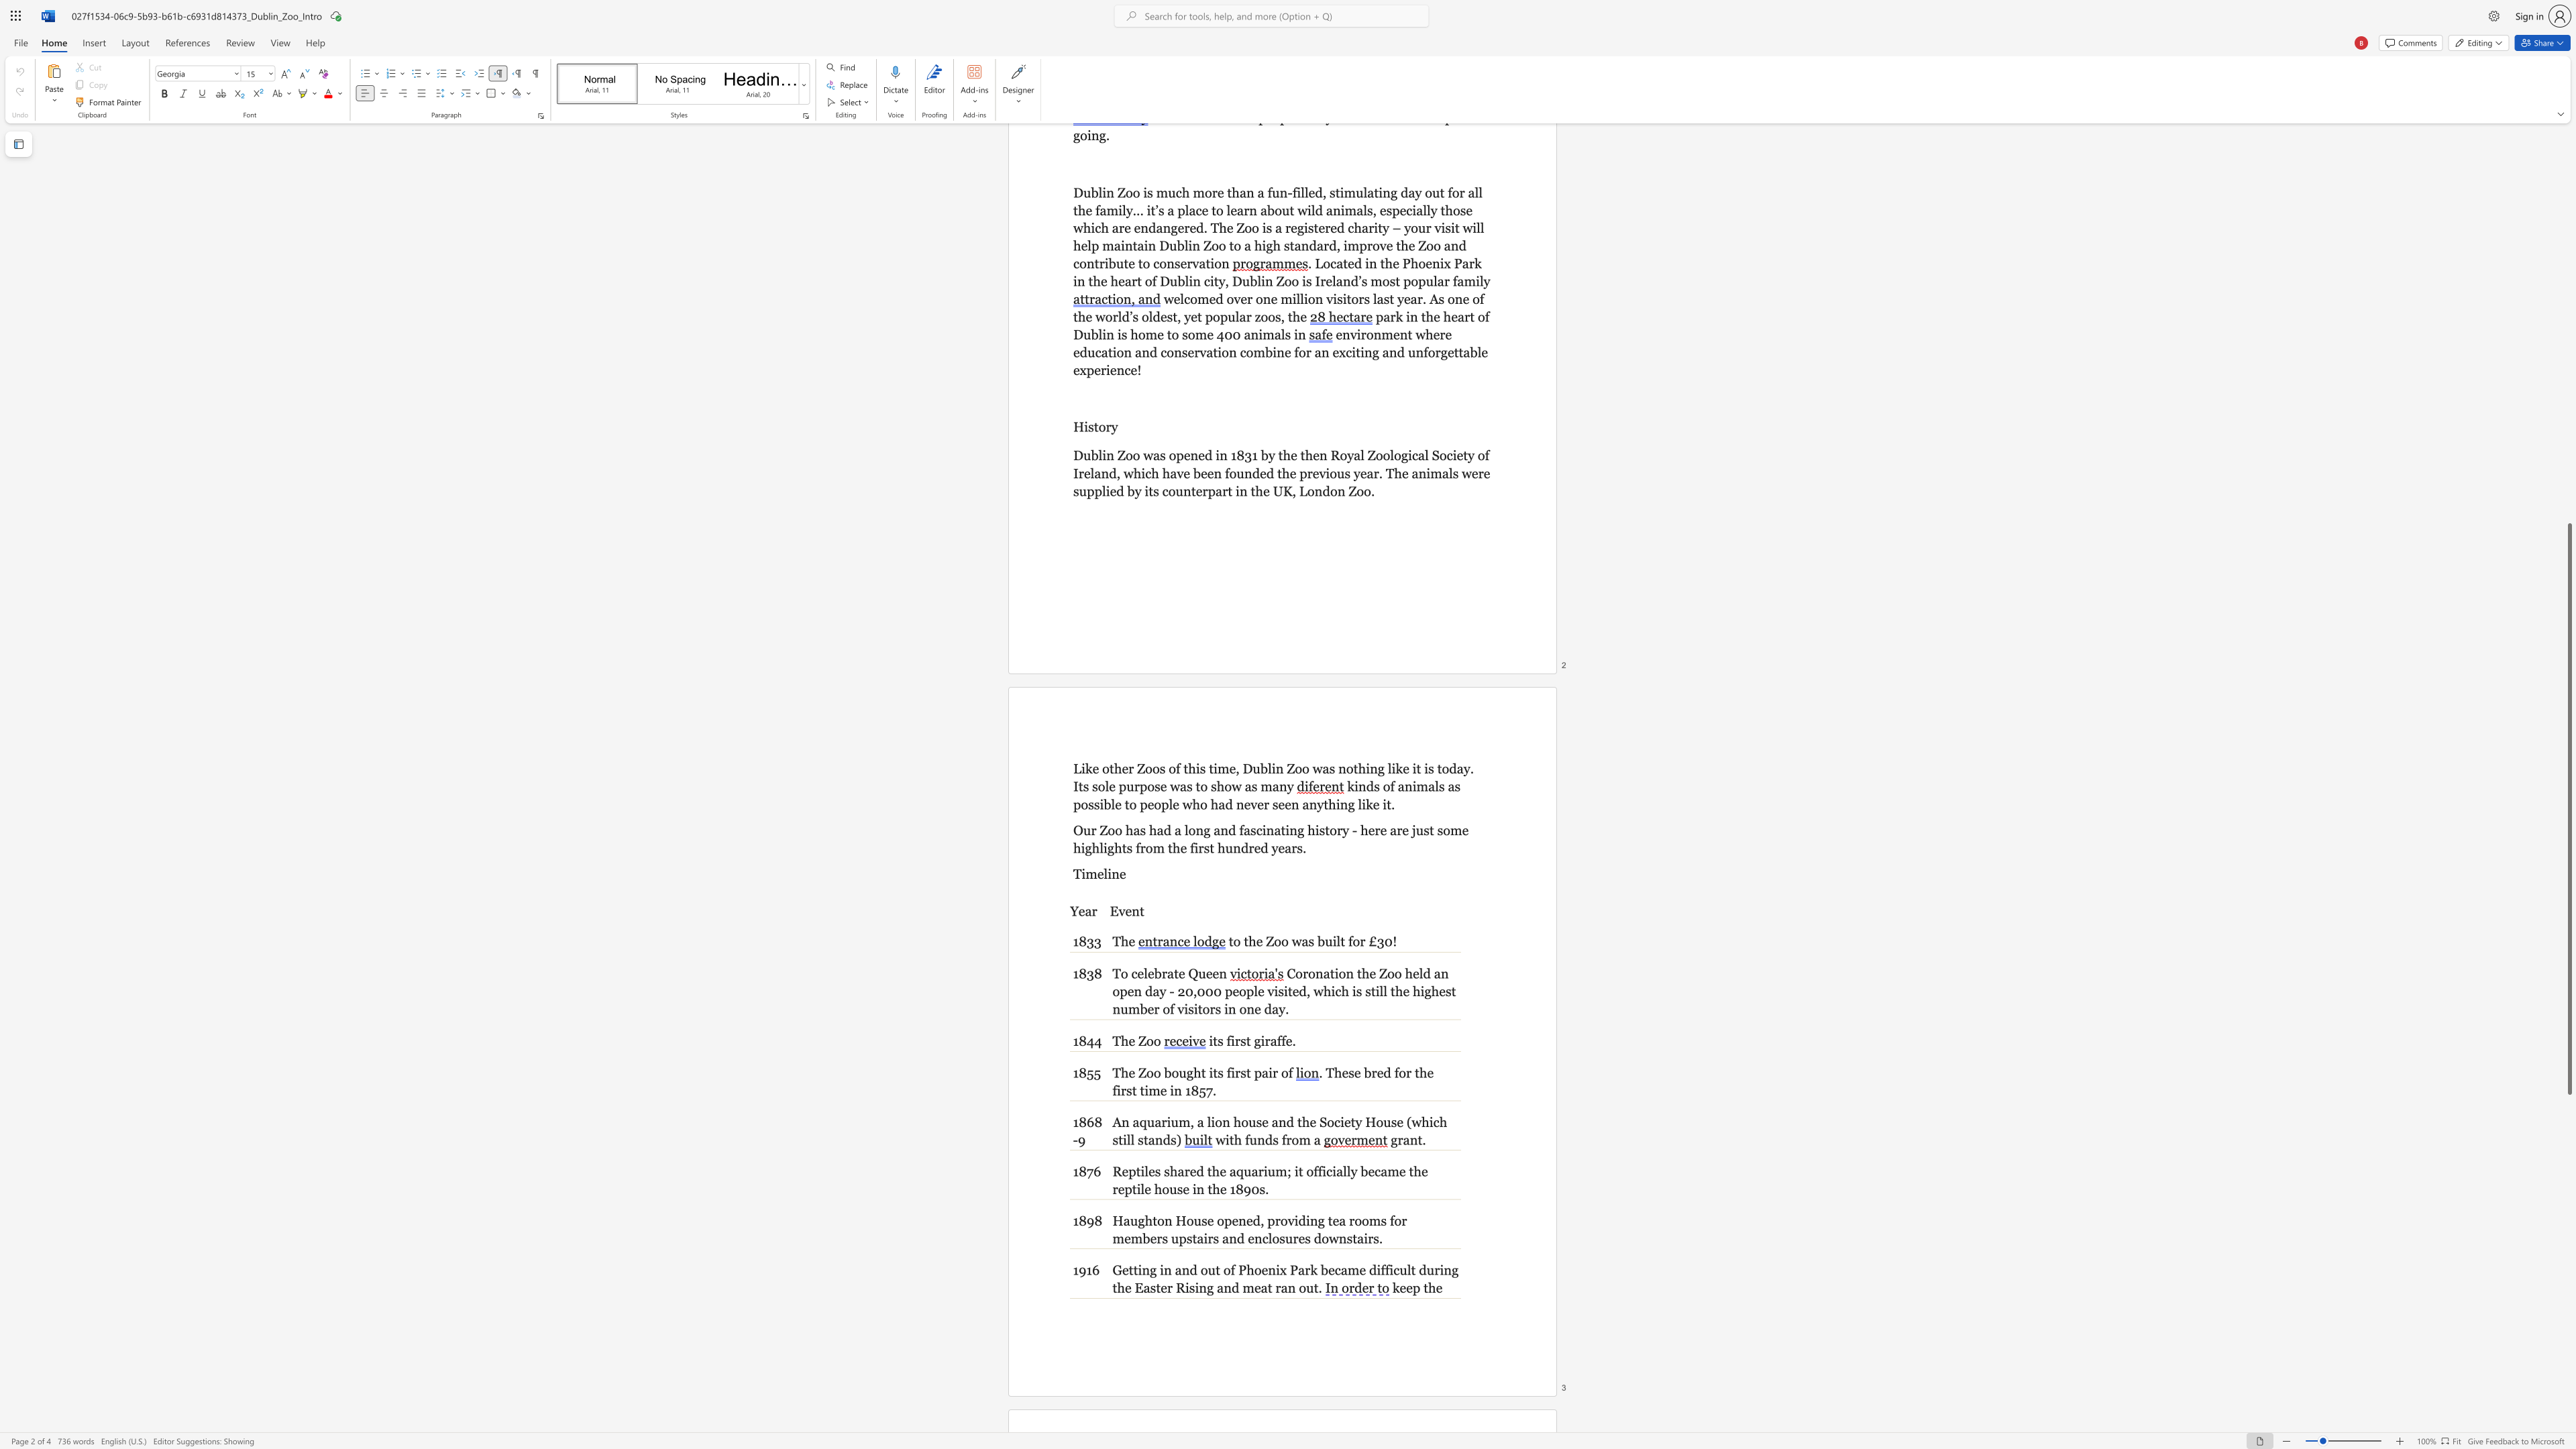 Image resolution: width=2576 pixels, height=1449 pixels. I want to click on the 1th character "h" in the text, so click(1305, 1121).